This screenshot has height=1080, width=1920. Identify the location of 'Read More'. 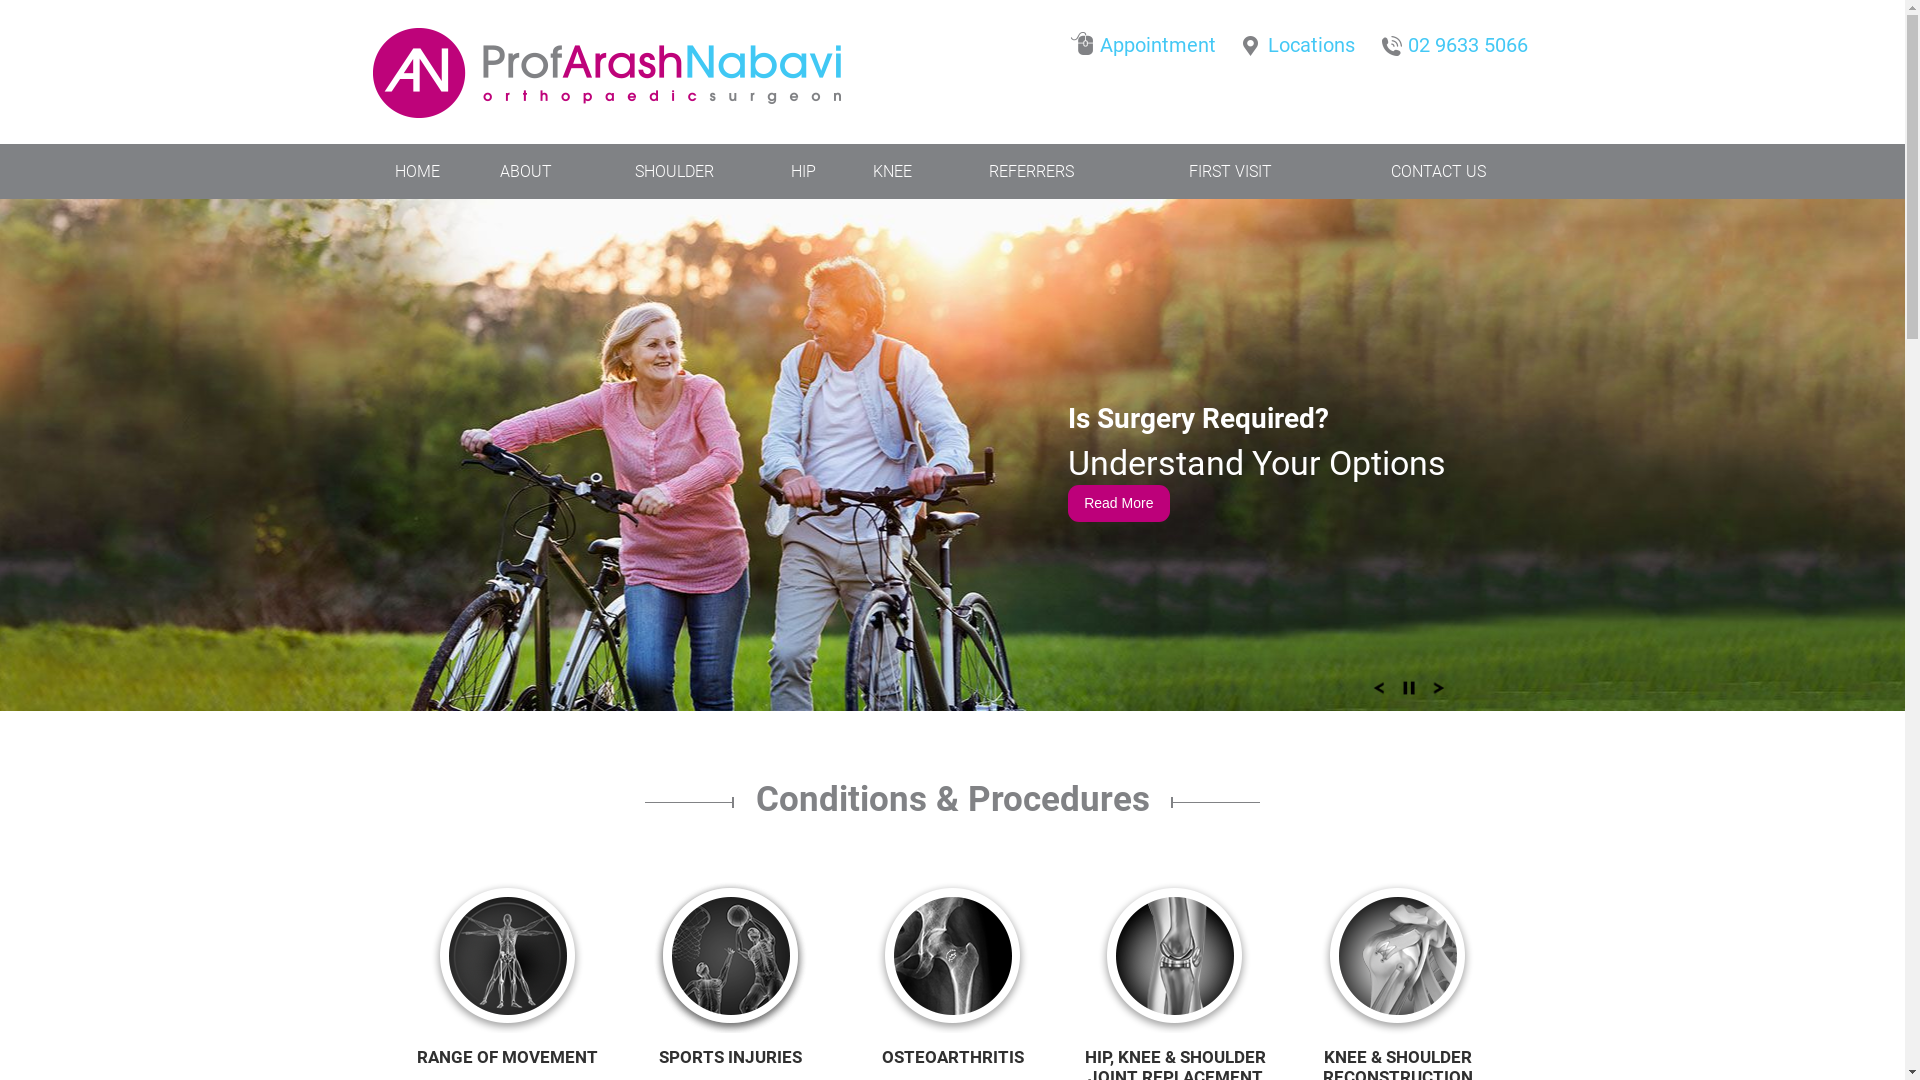
(1067, 502).